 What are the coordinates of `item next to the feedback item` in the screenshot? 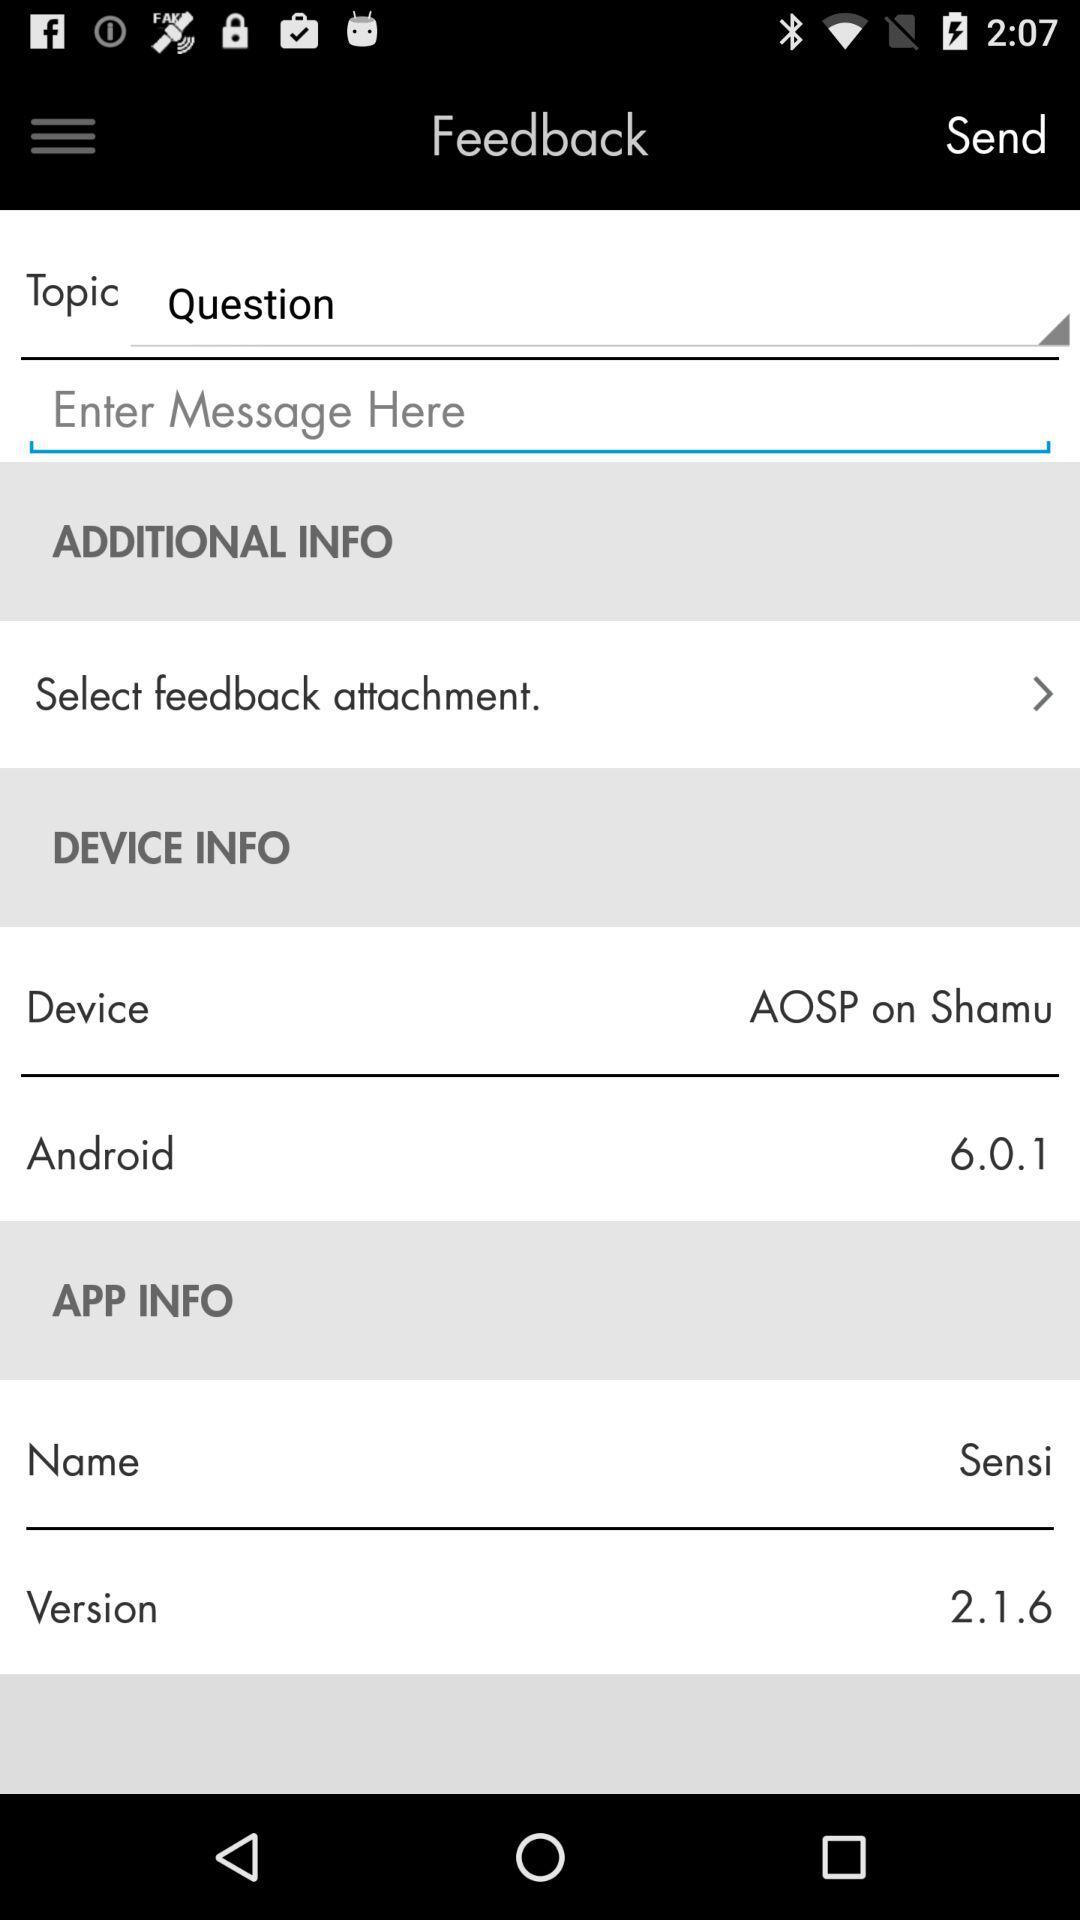 It's located at (61, 135).